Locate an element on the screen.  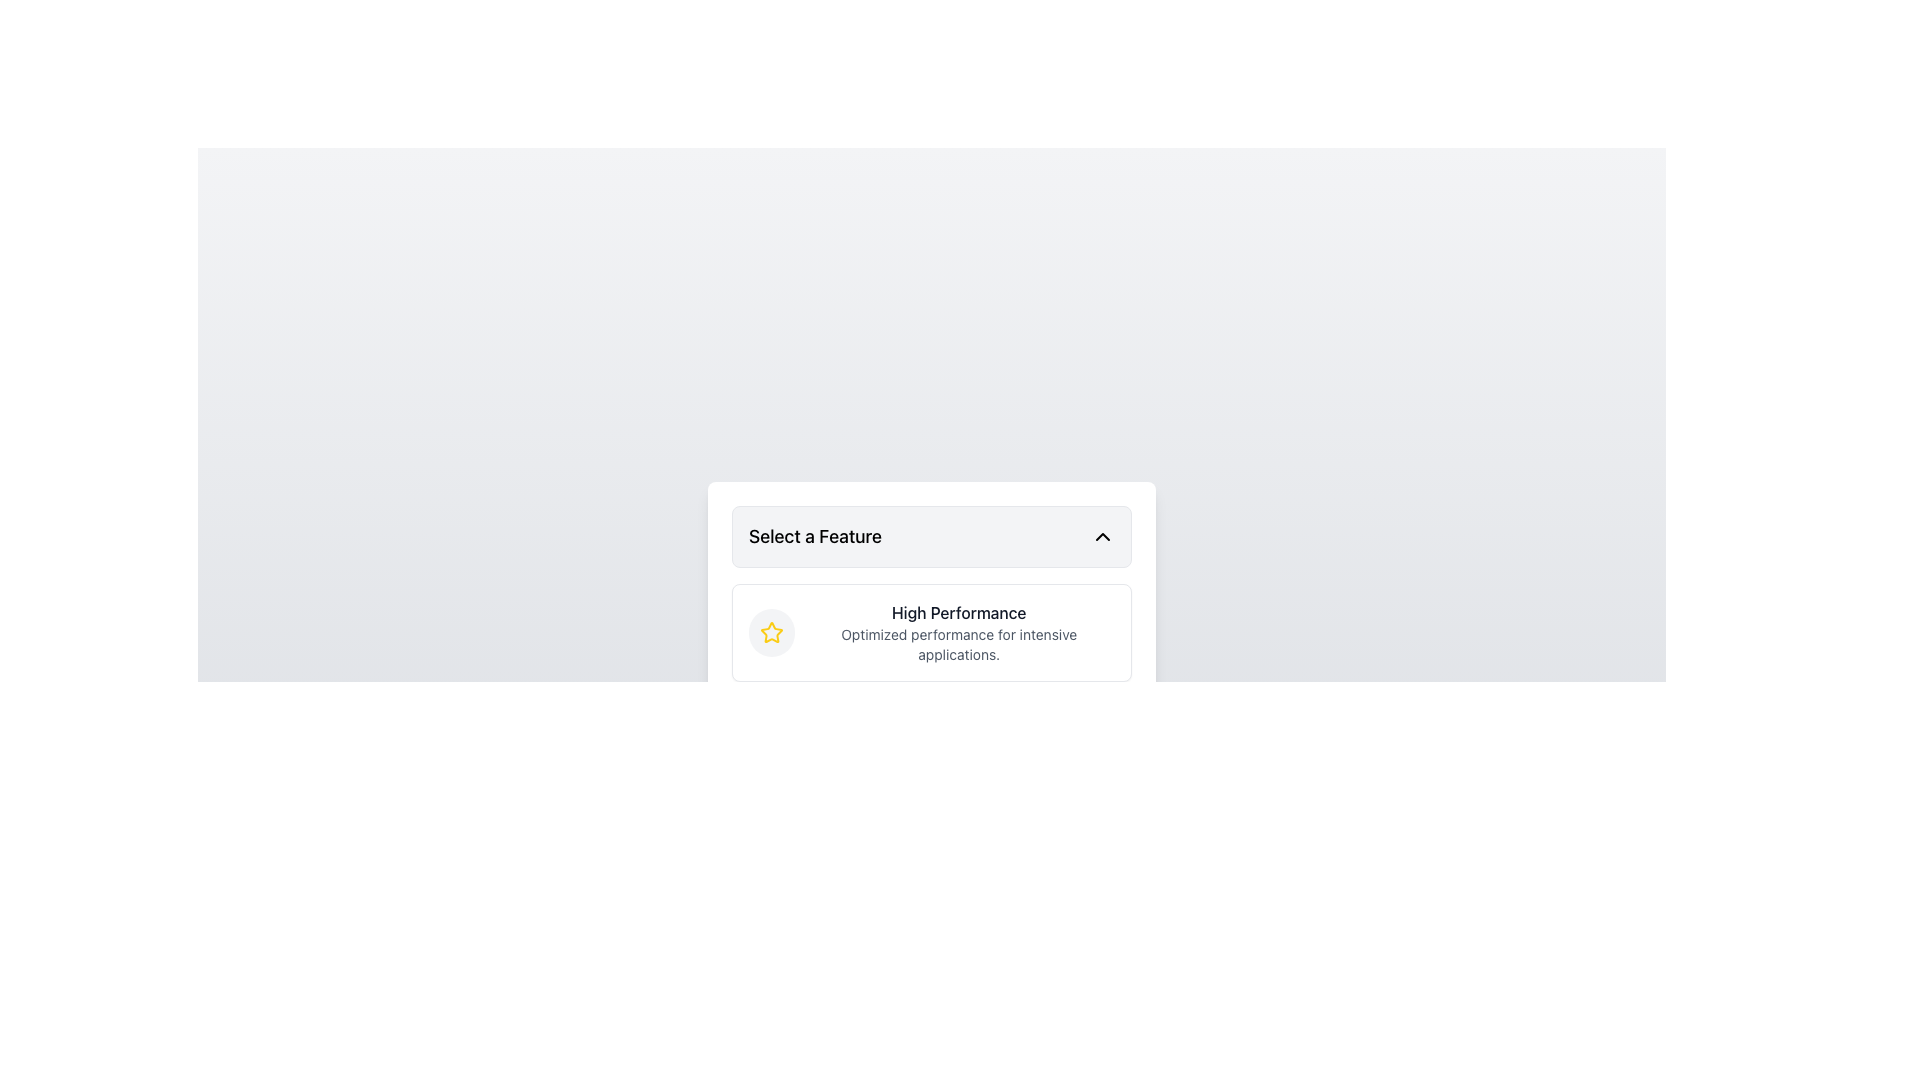
text string styled in a small gray font that says 'Optimized performance for intensive applications.' located directly below the bold header 'High Performance' is located at coordinates (958, 644).